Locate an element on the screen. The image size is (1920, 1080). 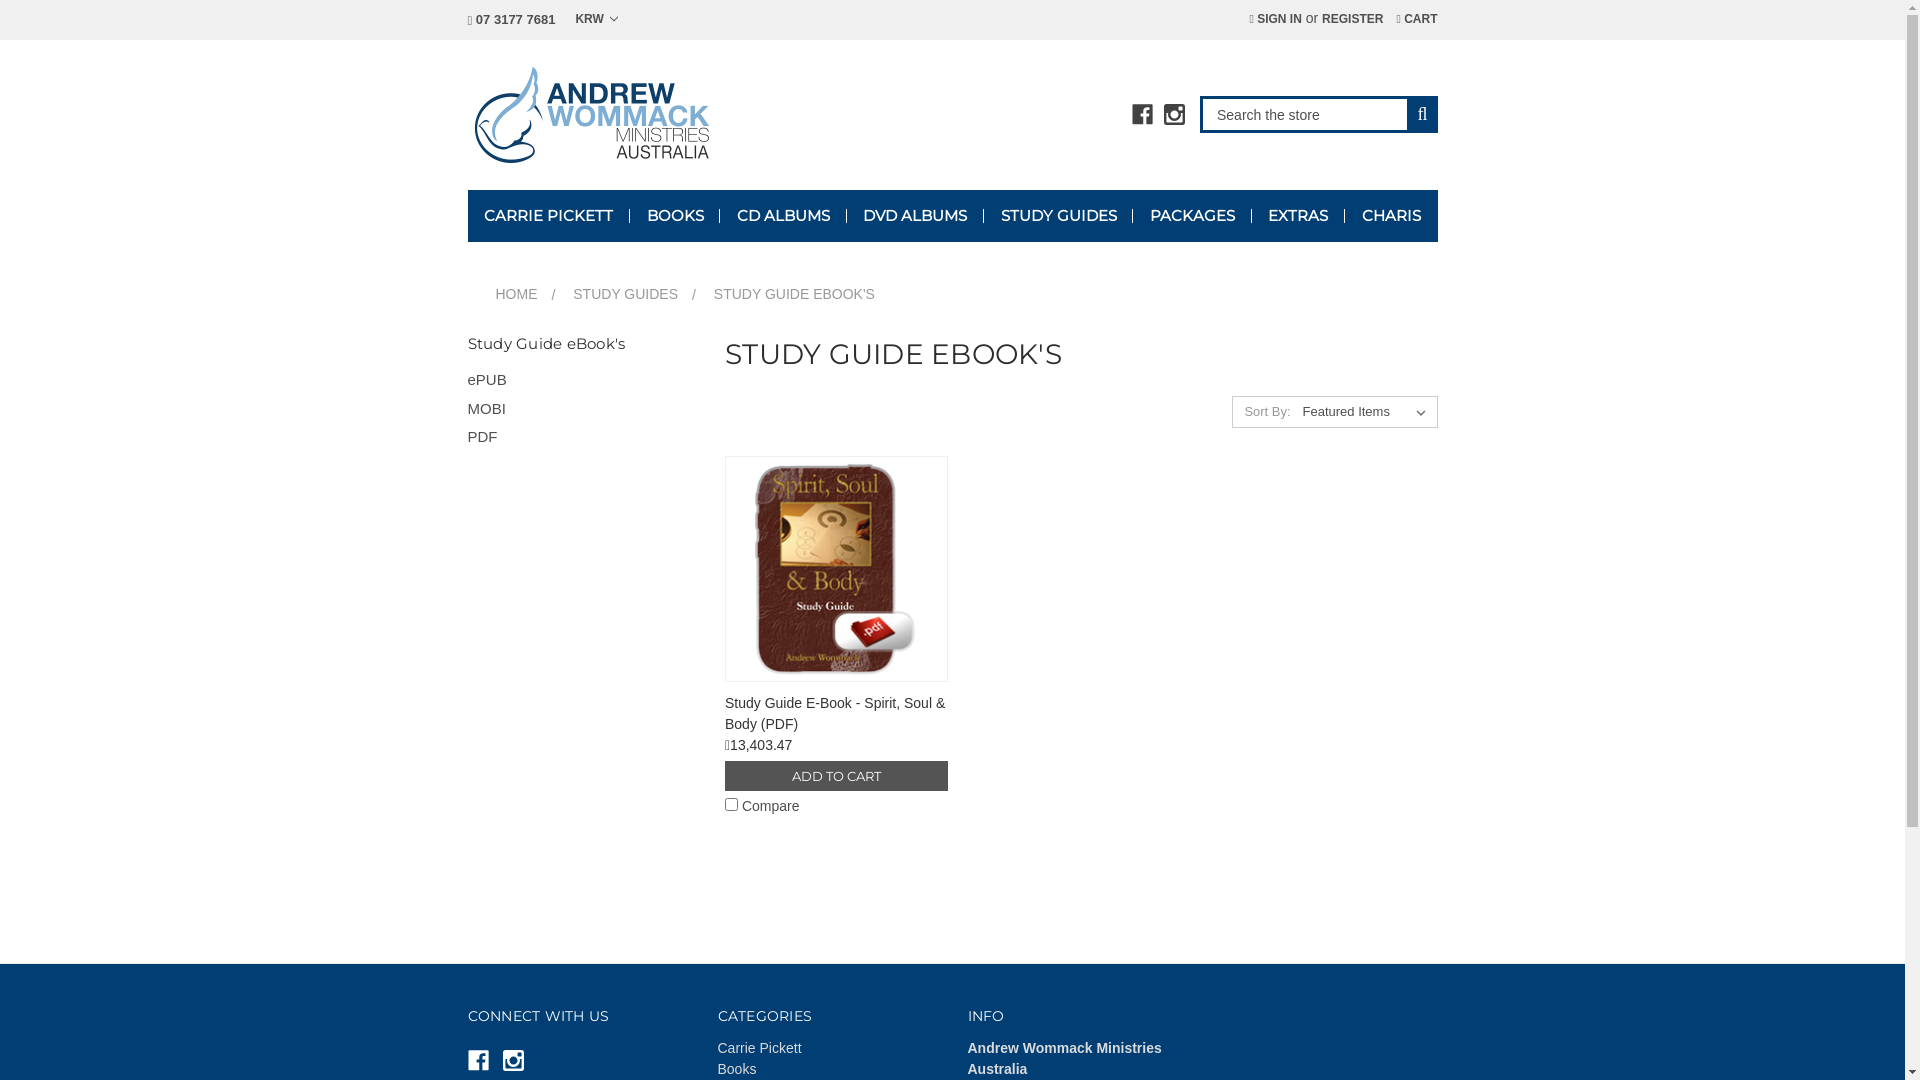
'PACKAGES' is located at coordinates (1191, 216).